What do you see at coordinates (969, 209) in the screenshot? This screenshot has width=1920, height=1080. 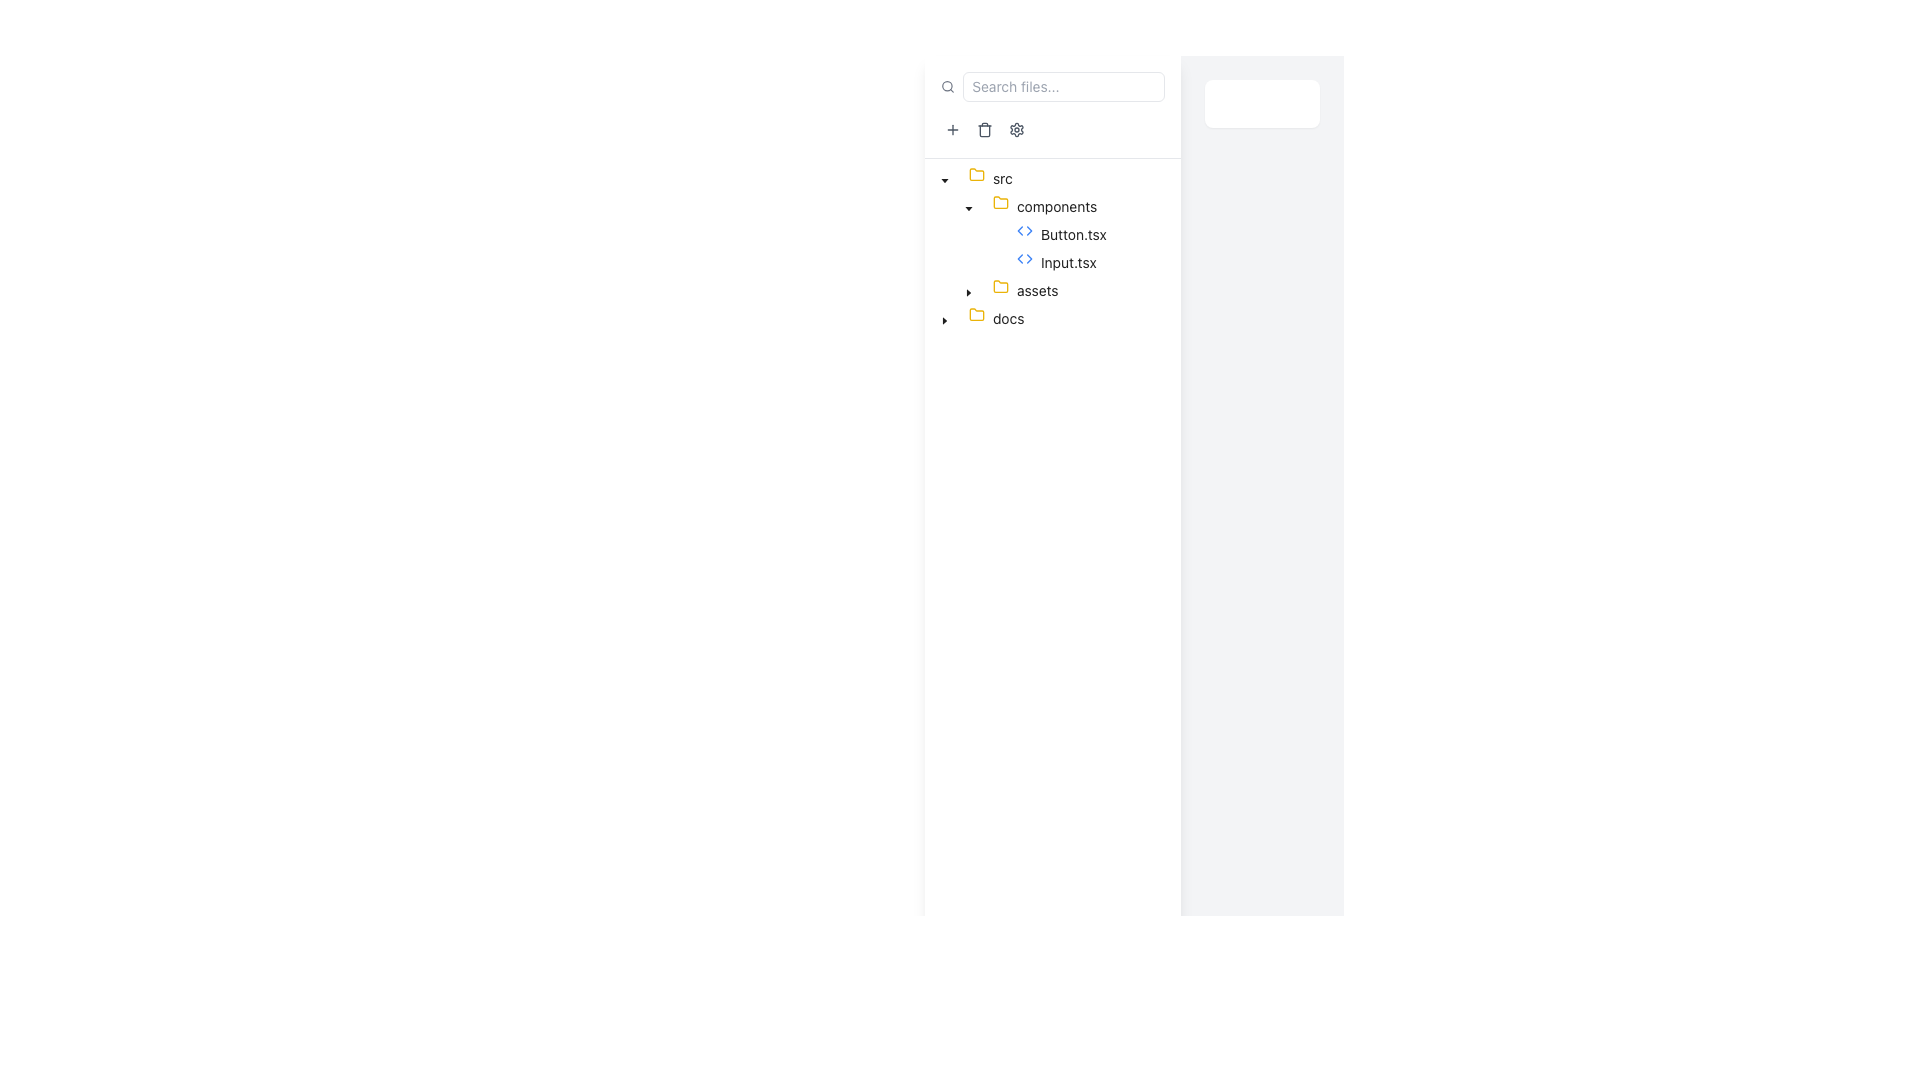 I see `the downward-pointing chevron icon indicating an open state in the collapsible list` at bounding box center [969, 209].